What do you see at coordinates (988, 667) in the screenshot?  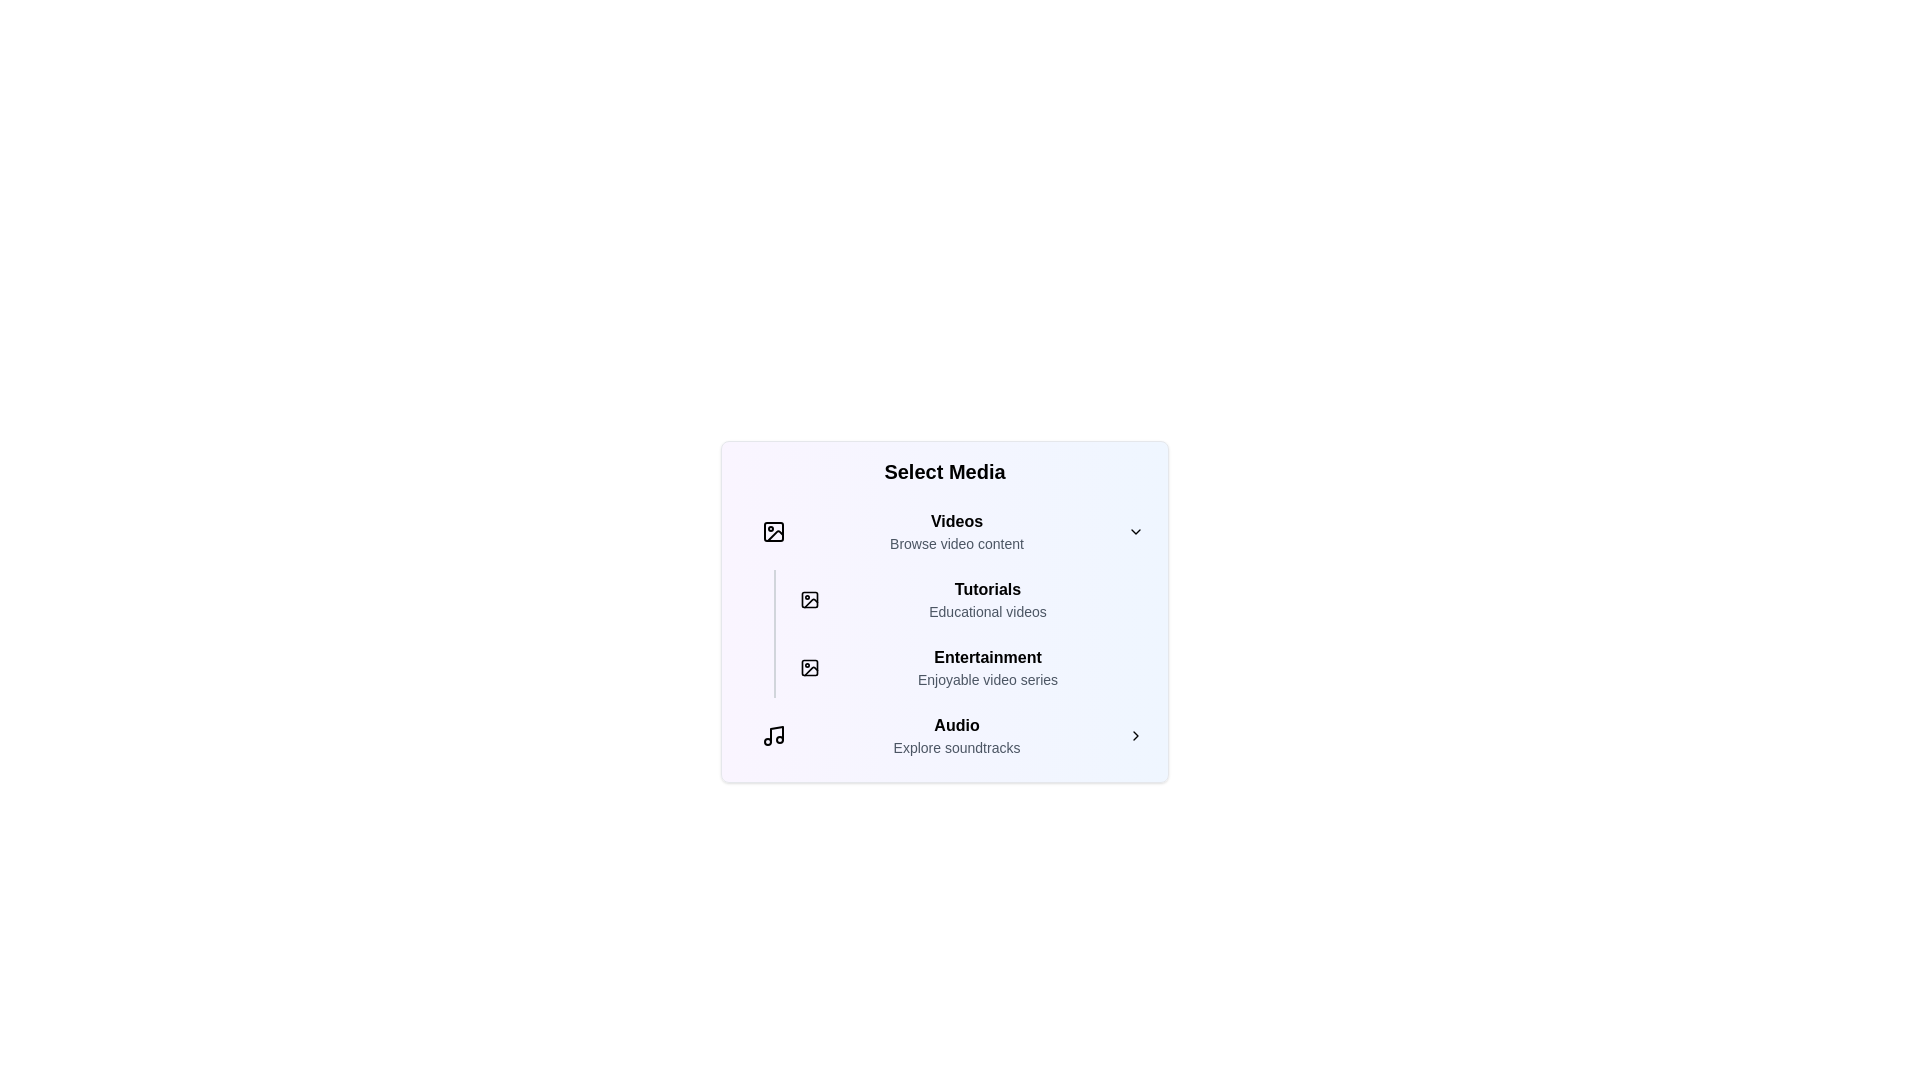 I see `the 'Entertainment' media category element, which includes a title and description` at bounding box center [988, 667].